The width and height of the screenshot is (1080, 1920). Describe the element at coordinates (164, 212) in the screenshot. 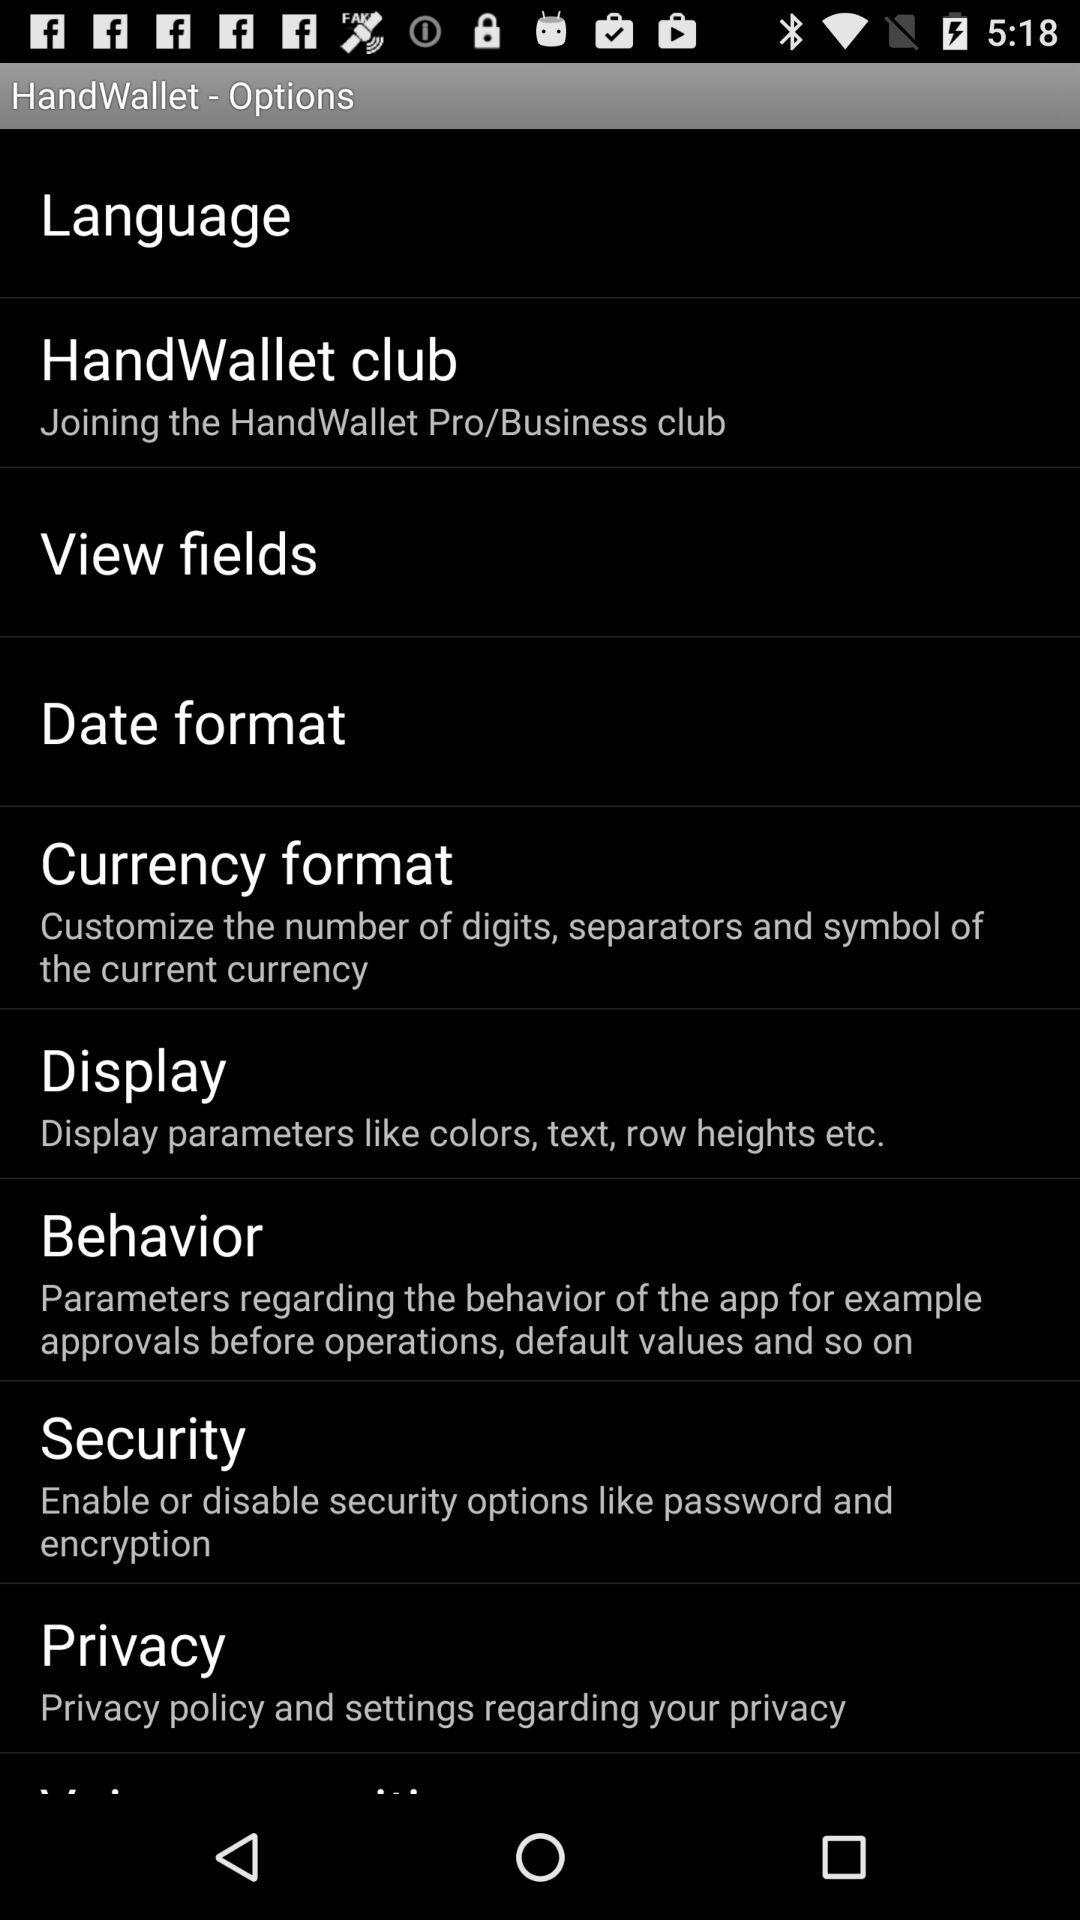

I see `language item` at that location.